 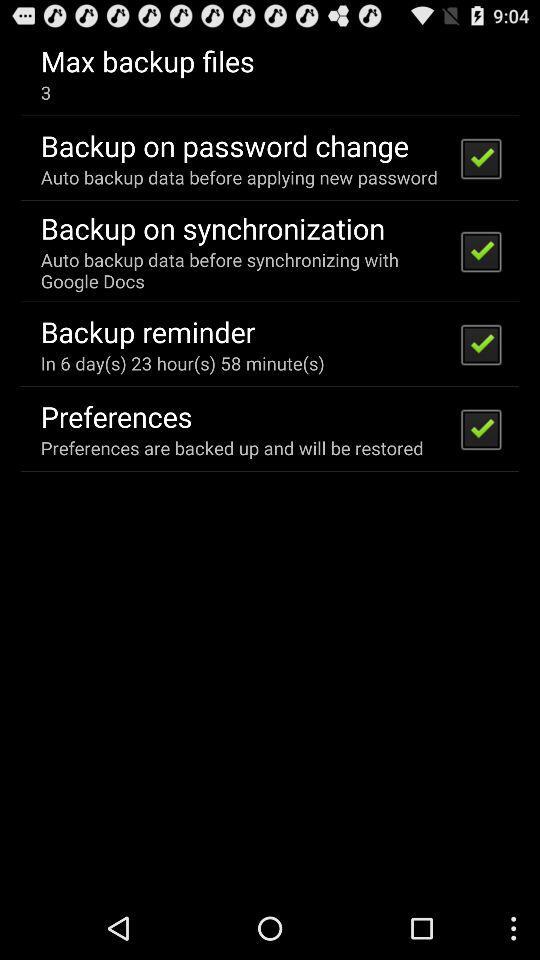 I want to click on the icon below the auto backup data item, so click(x=147, y=331).